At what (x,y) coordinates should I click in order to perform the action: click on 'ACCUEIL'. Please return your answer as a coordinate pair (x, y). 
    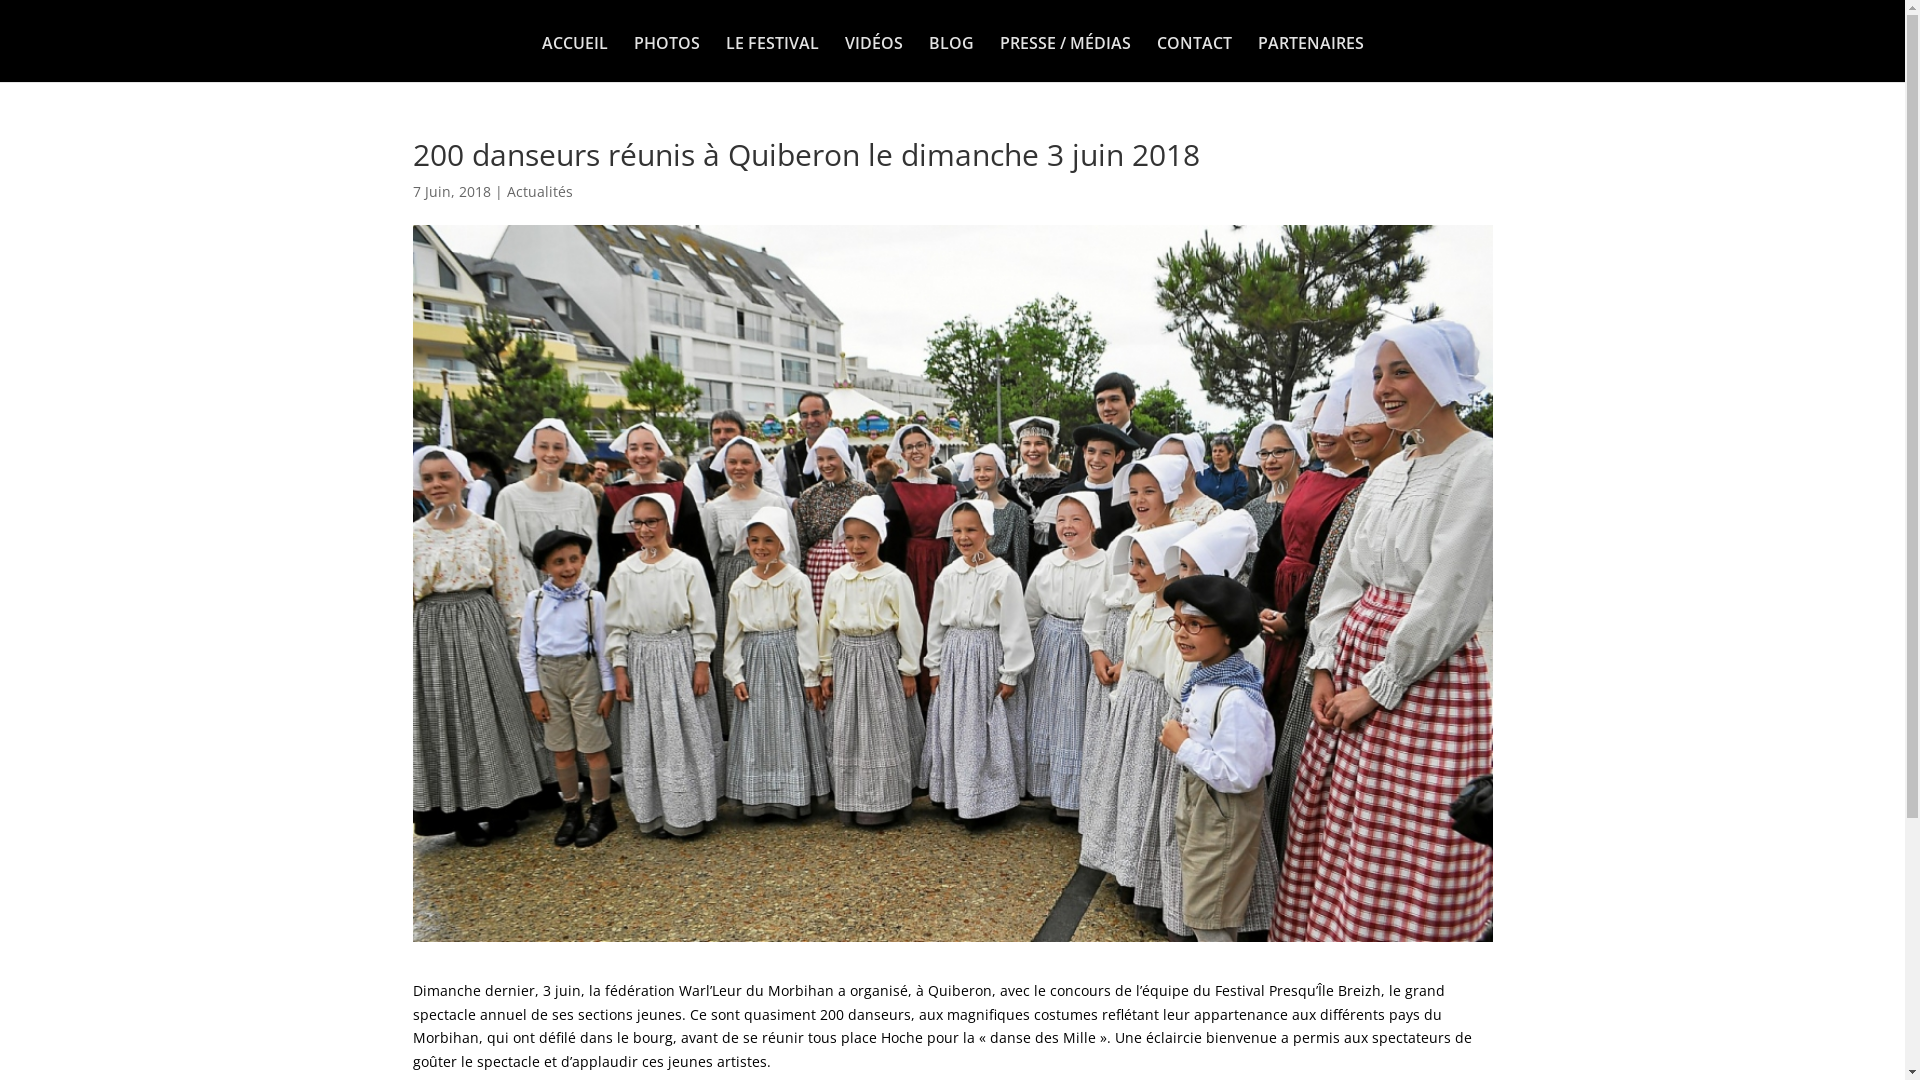
    Looking at the image, I should click on (574, 57).